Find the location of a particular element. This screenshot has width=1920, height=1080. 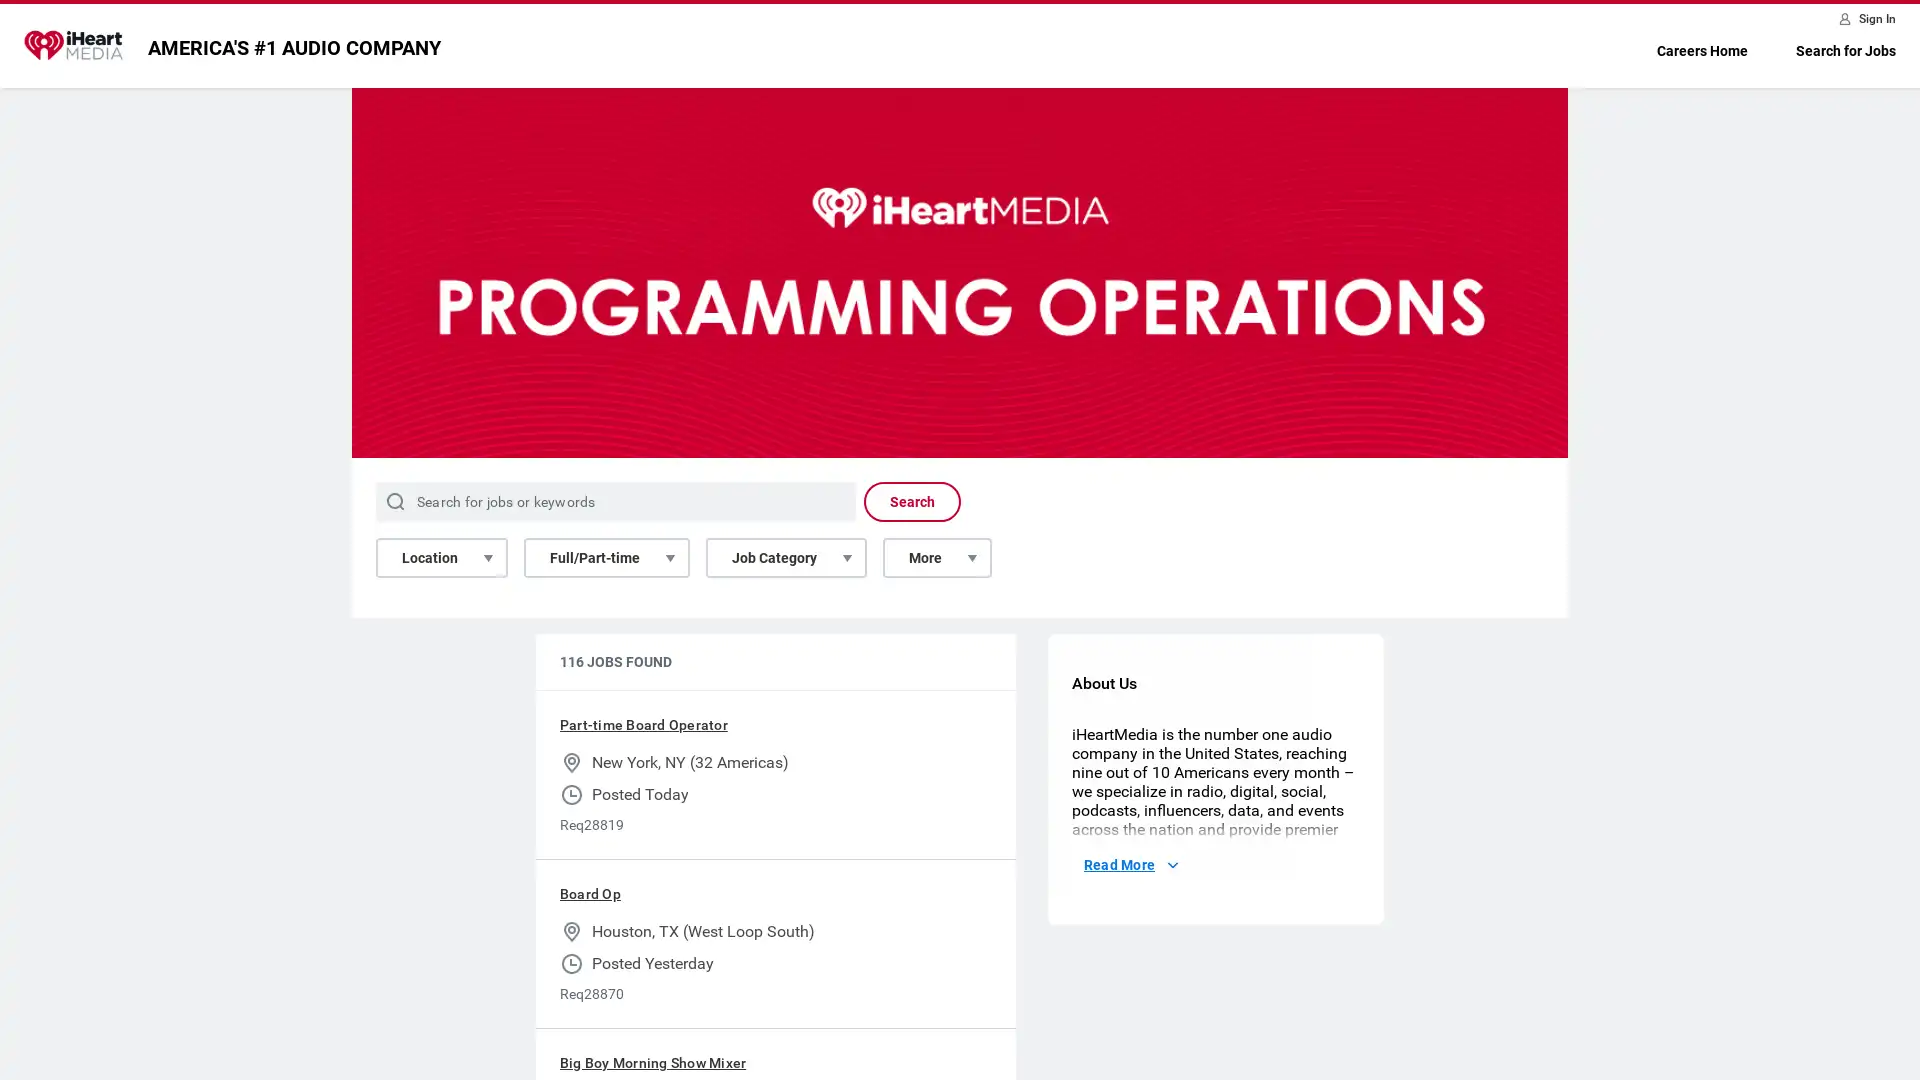

Read More About Us is located at coordinates (1129, 1014).